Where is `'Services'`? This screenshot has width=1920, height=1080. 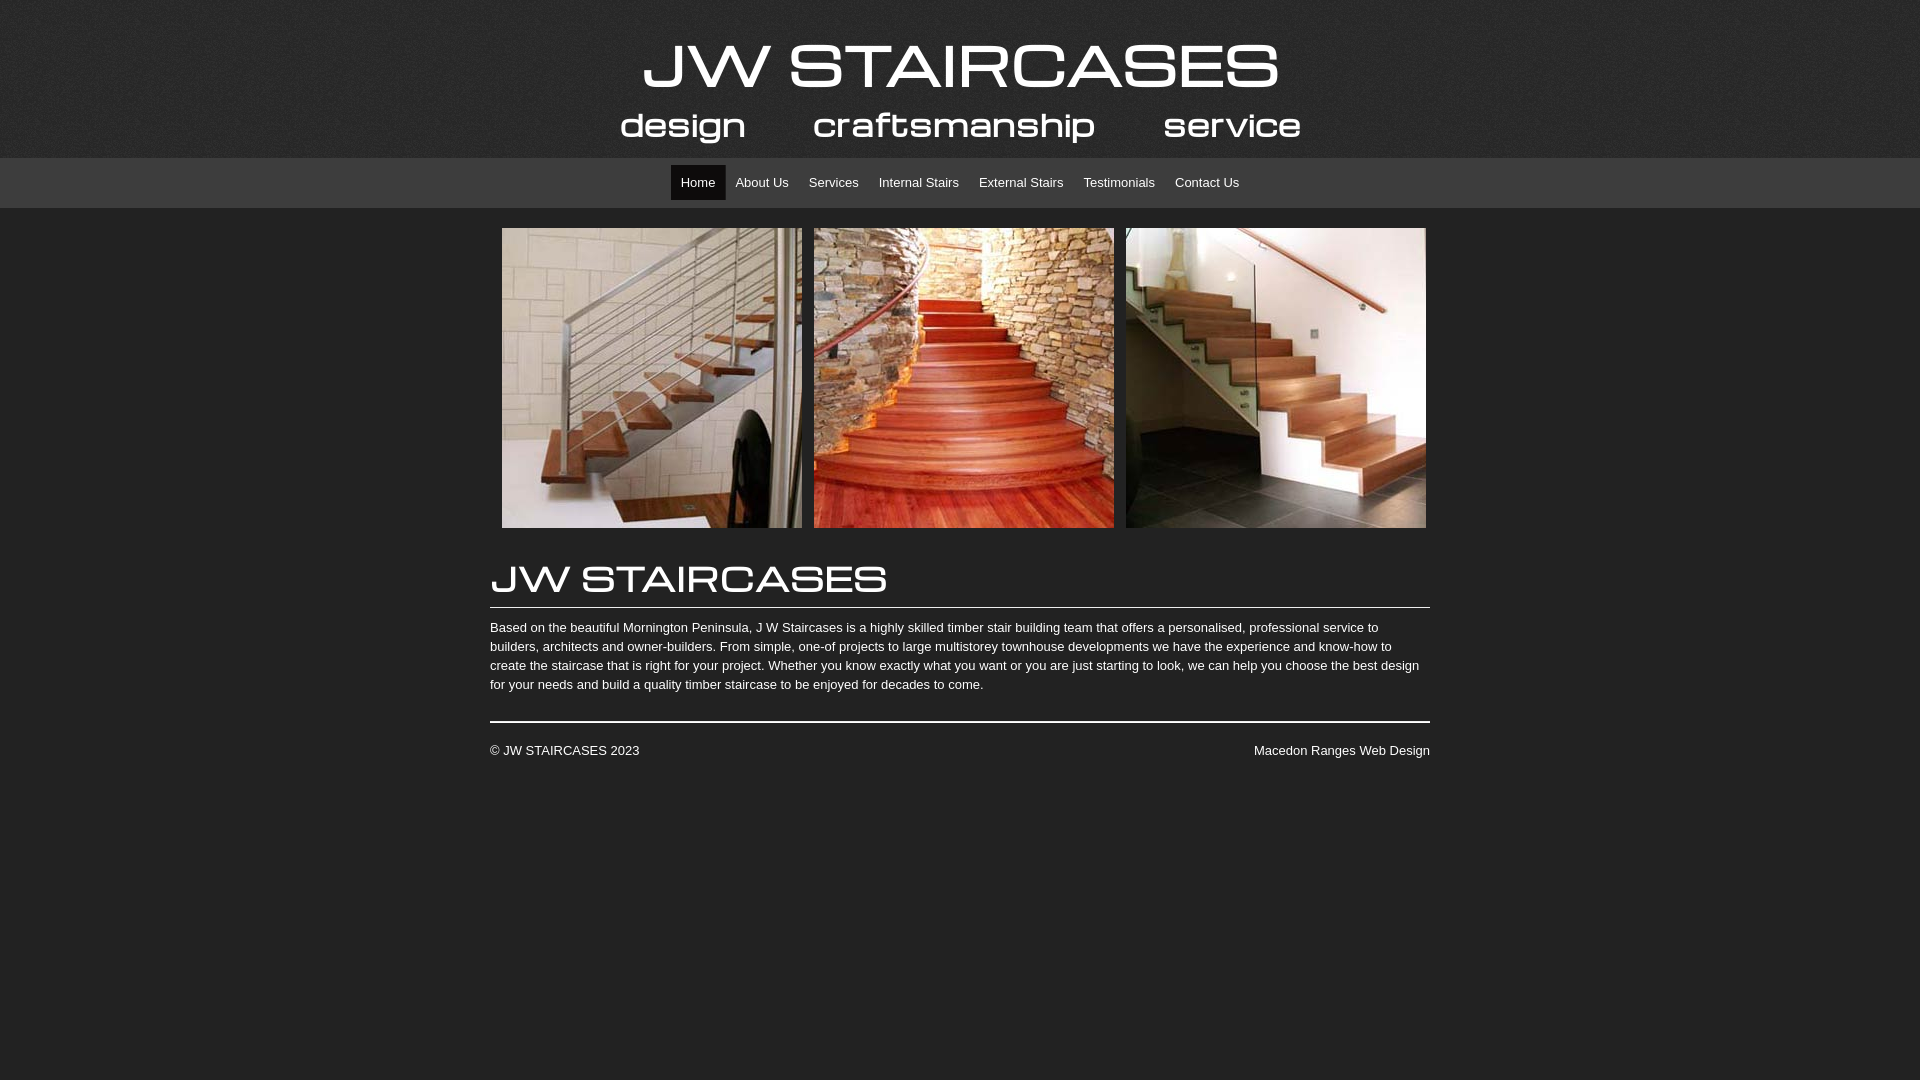 'Services' is located at coordinates (834, 182).